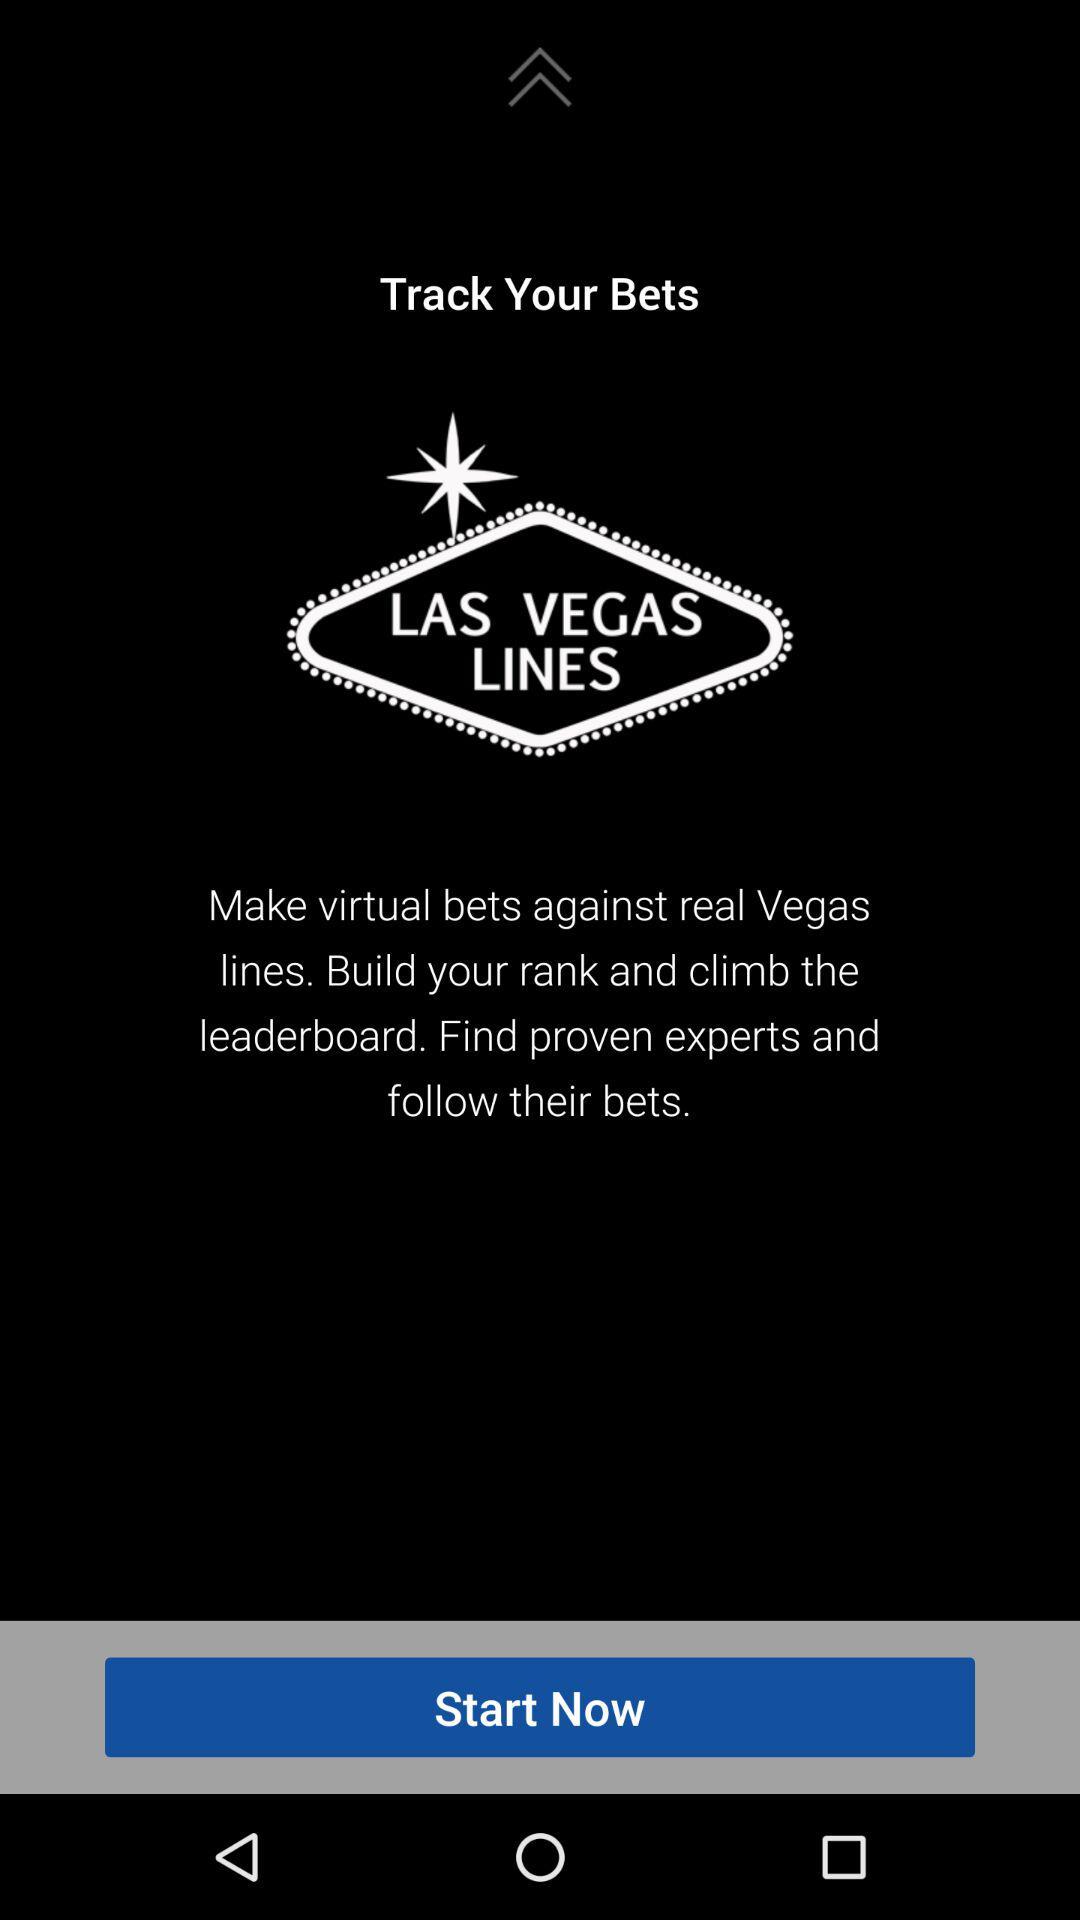 Image resolution: width=1080 pixels, height=1920 pixels. What do you see at coordinates (540, 1706) in the screenshot?
I see `item below make virtual bets icon` at bounding box center [540, 1706].